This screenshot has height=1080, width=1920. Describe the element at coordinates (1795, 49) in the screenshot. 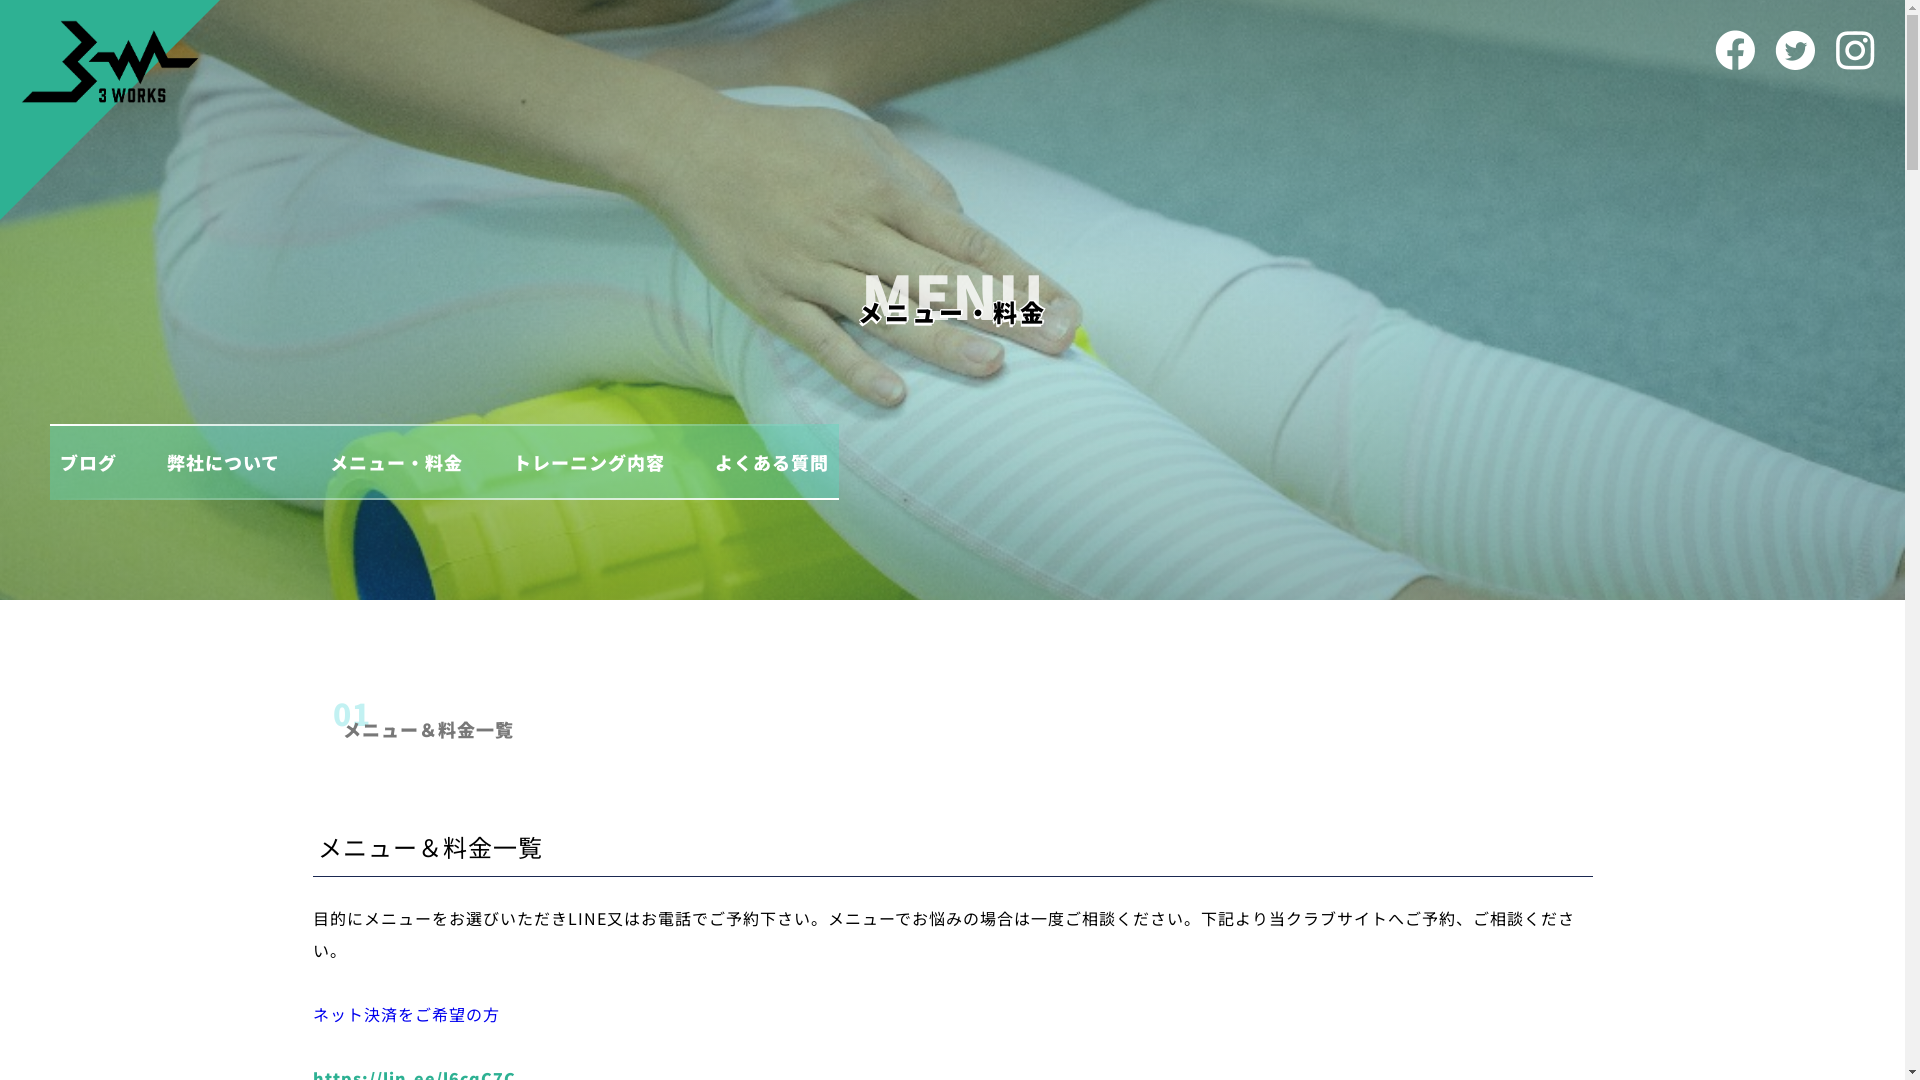

I see `'Twitter'` at that location.